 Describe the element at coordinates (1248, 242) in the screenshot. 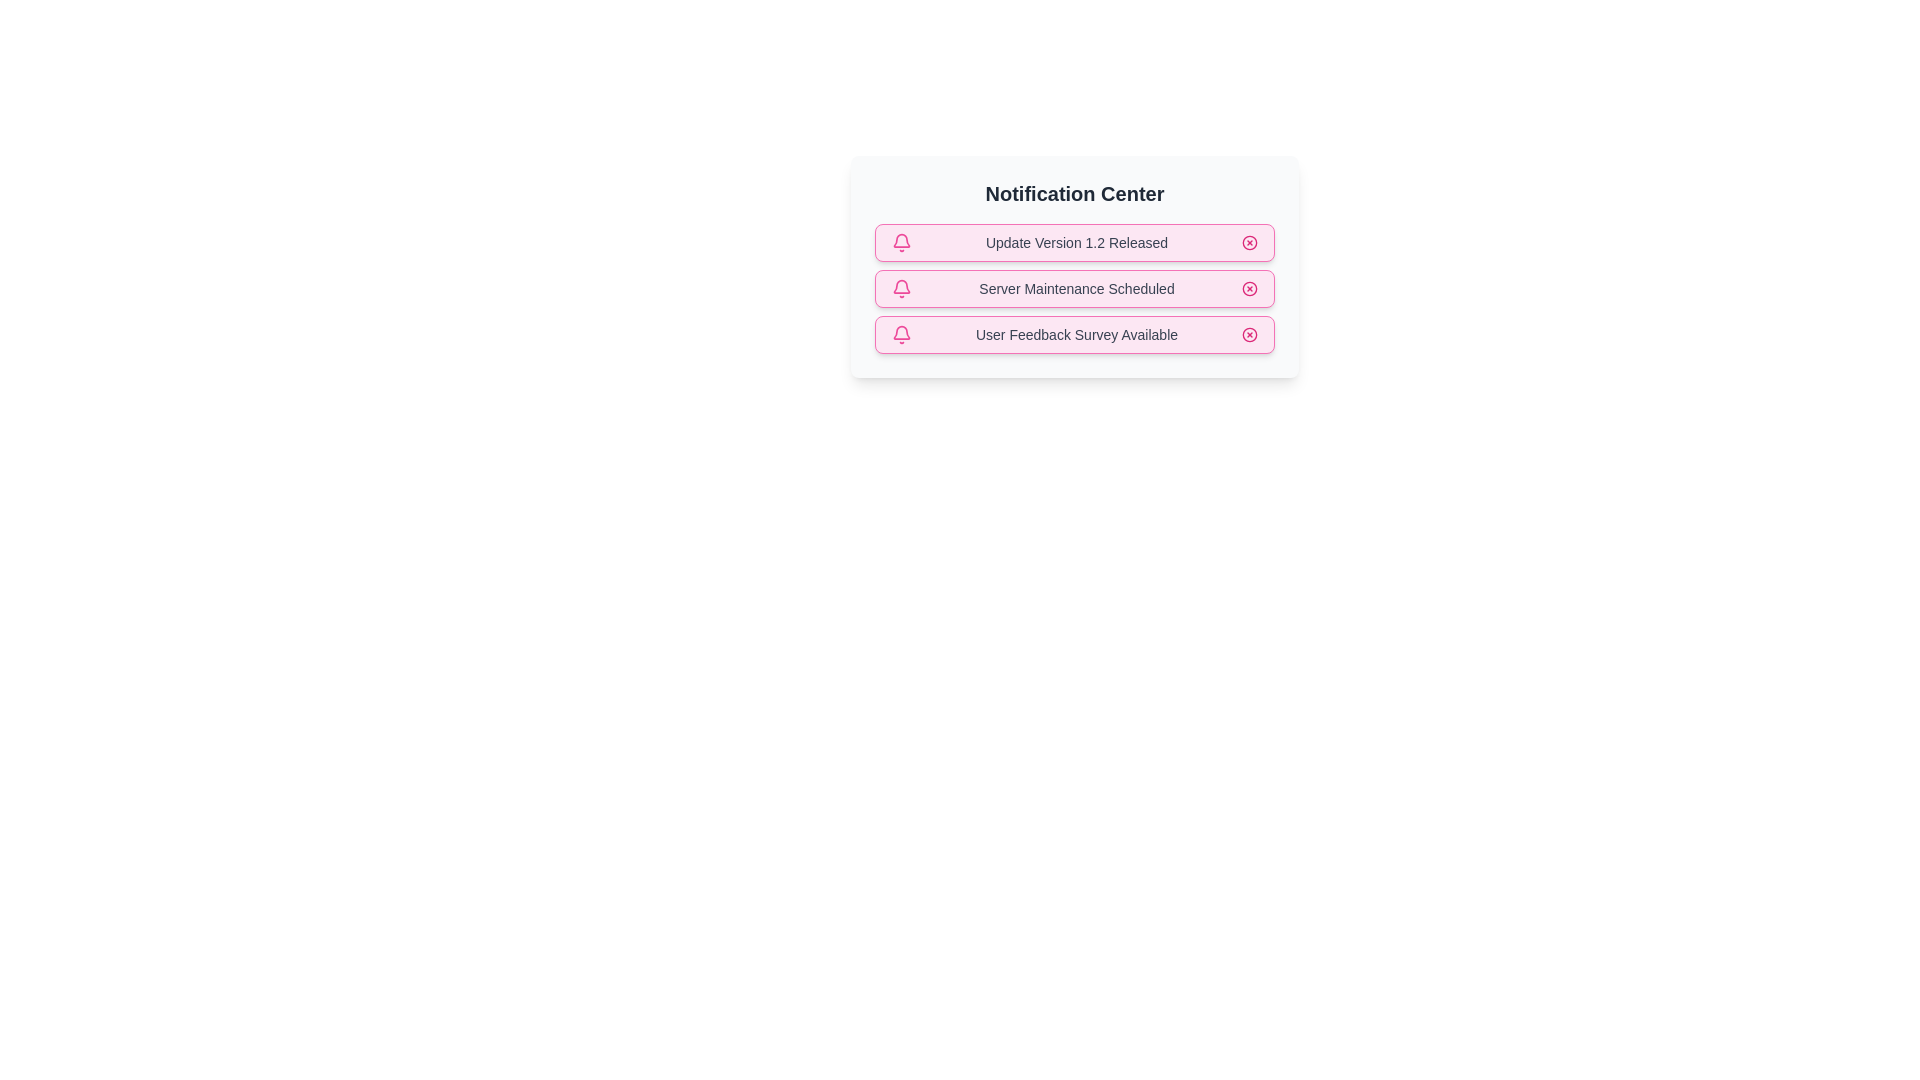

I see `archive button for the notification titled 'Update Version 1.2 Released'` at that location.